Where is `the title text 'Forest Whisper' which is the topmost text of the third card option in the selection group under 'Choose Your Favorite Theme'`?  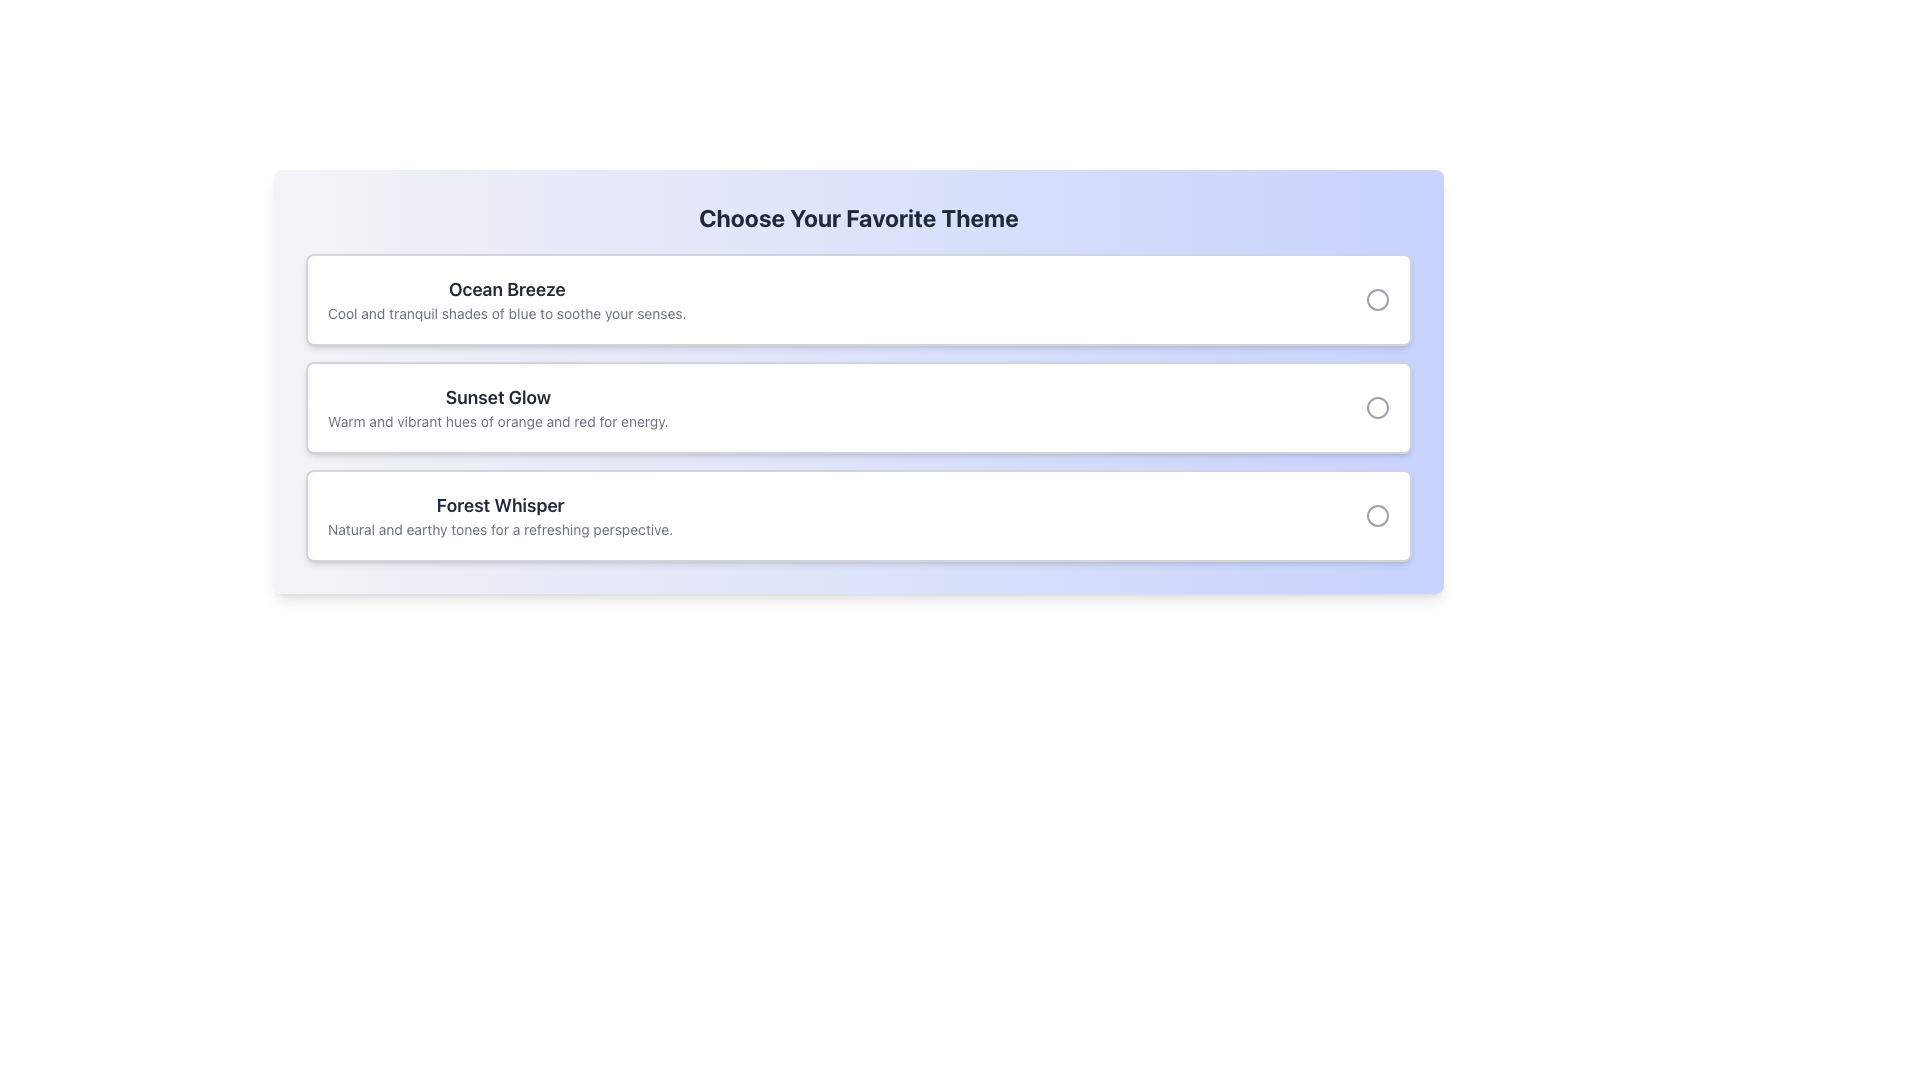
the title text 'Forest Whisper' which is the topmost text of the third card option in the selection group under 'Choose Your Favorite Theme' is located at coordinates (500, 504).